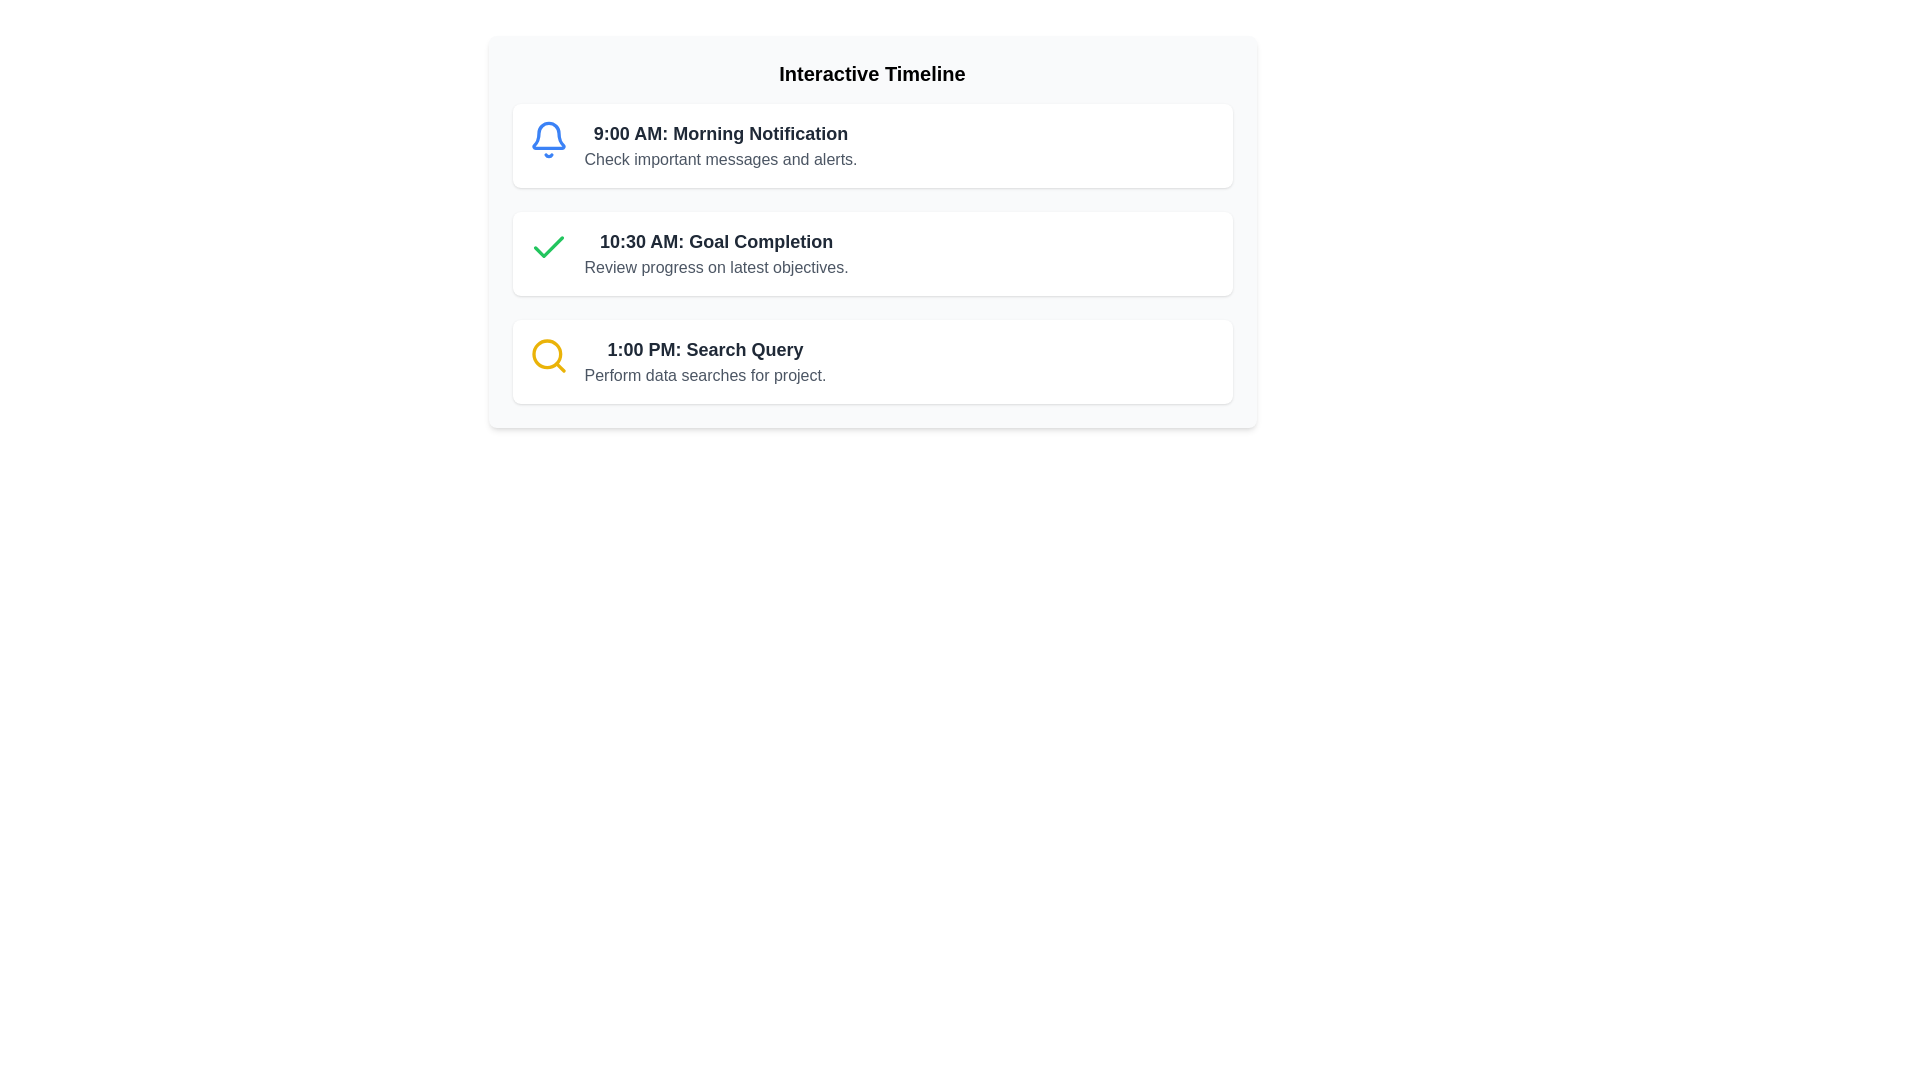  I want to click on an item in the List of Items UI Component within the 'Interactive Timeline', so click(872, 253).